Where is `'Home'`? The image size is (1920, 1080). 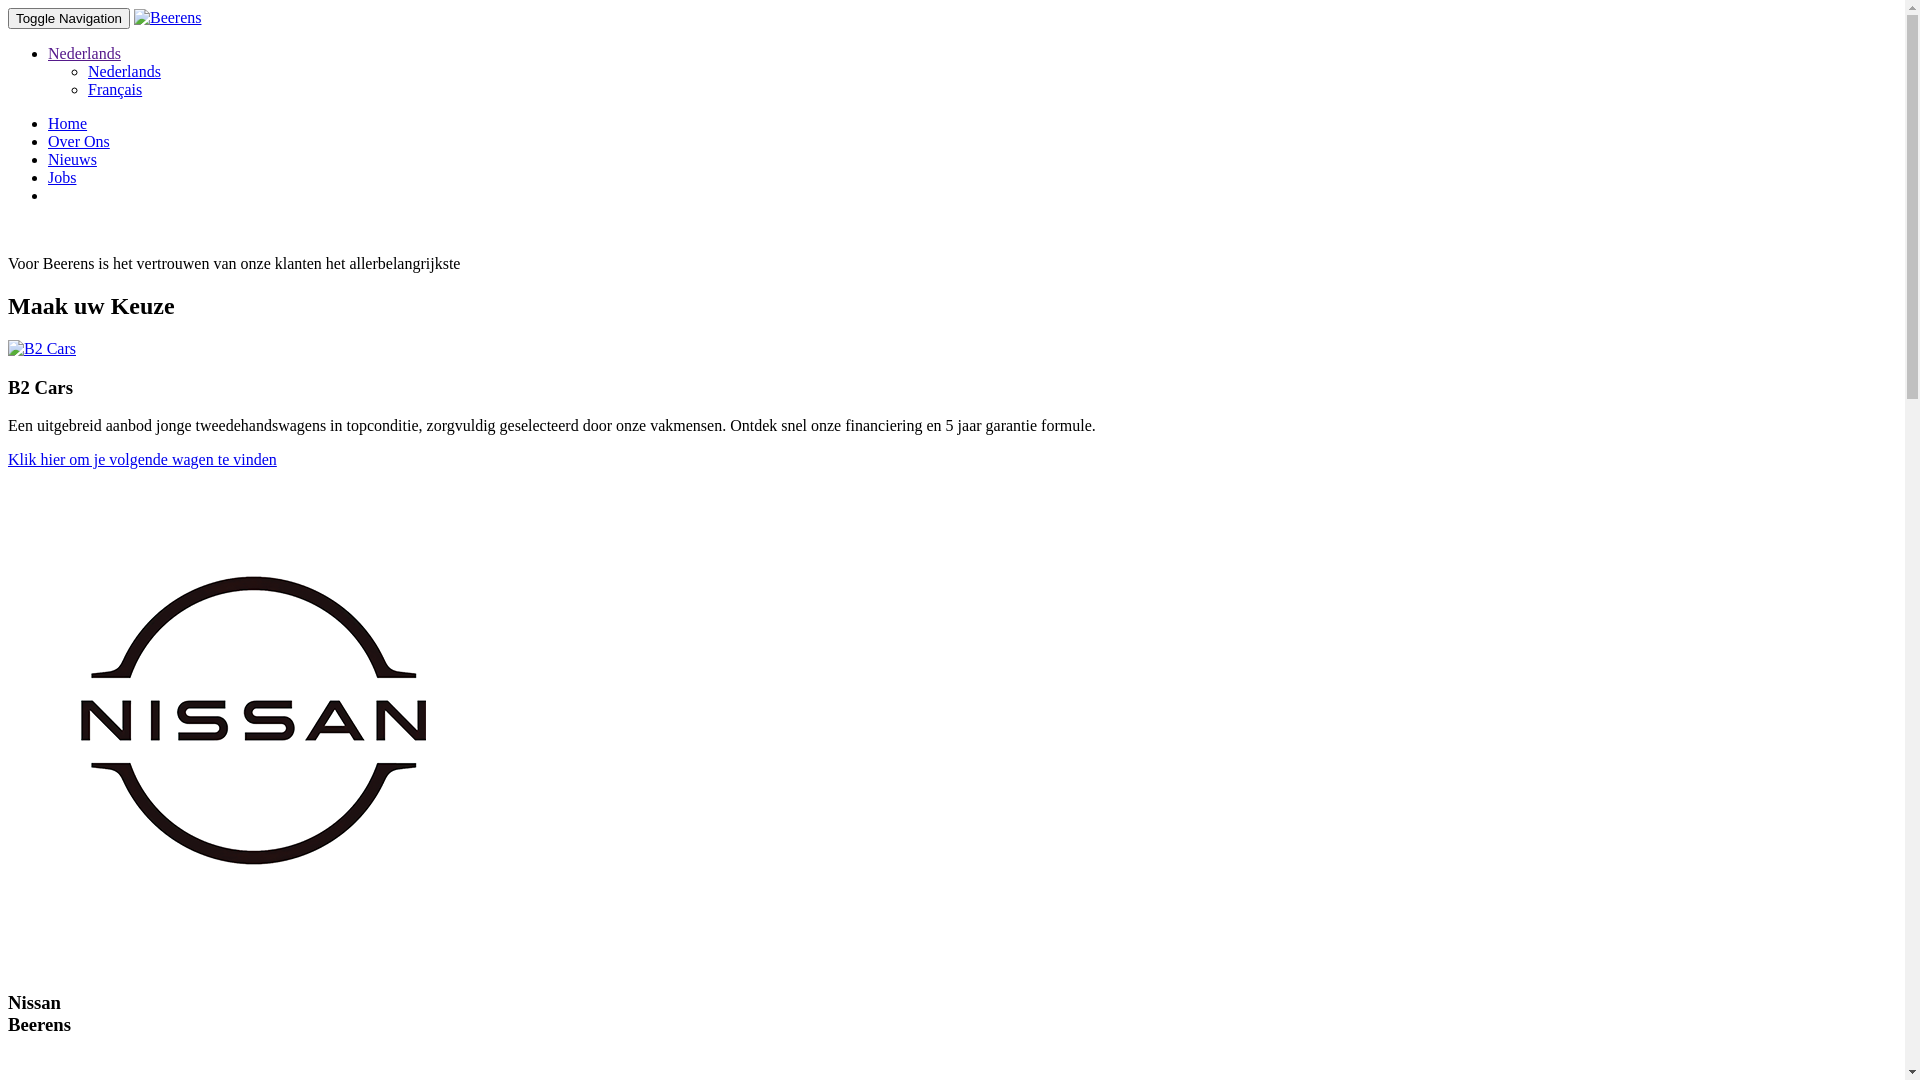 'Home' is located at coordinates (48, 123).